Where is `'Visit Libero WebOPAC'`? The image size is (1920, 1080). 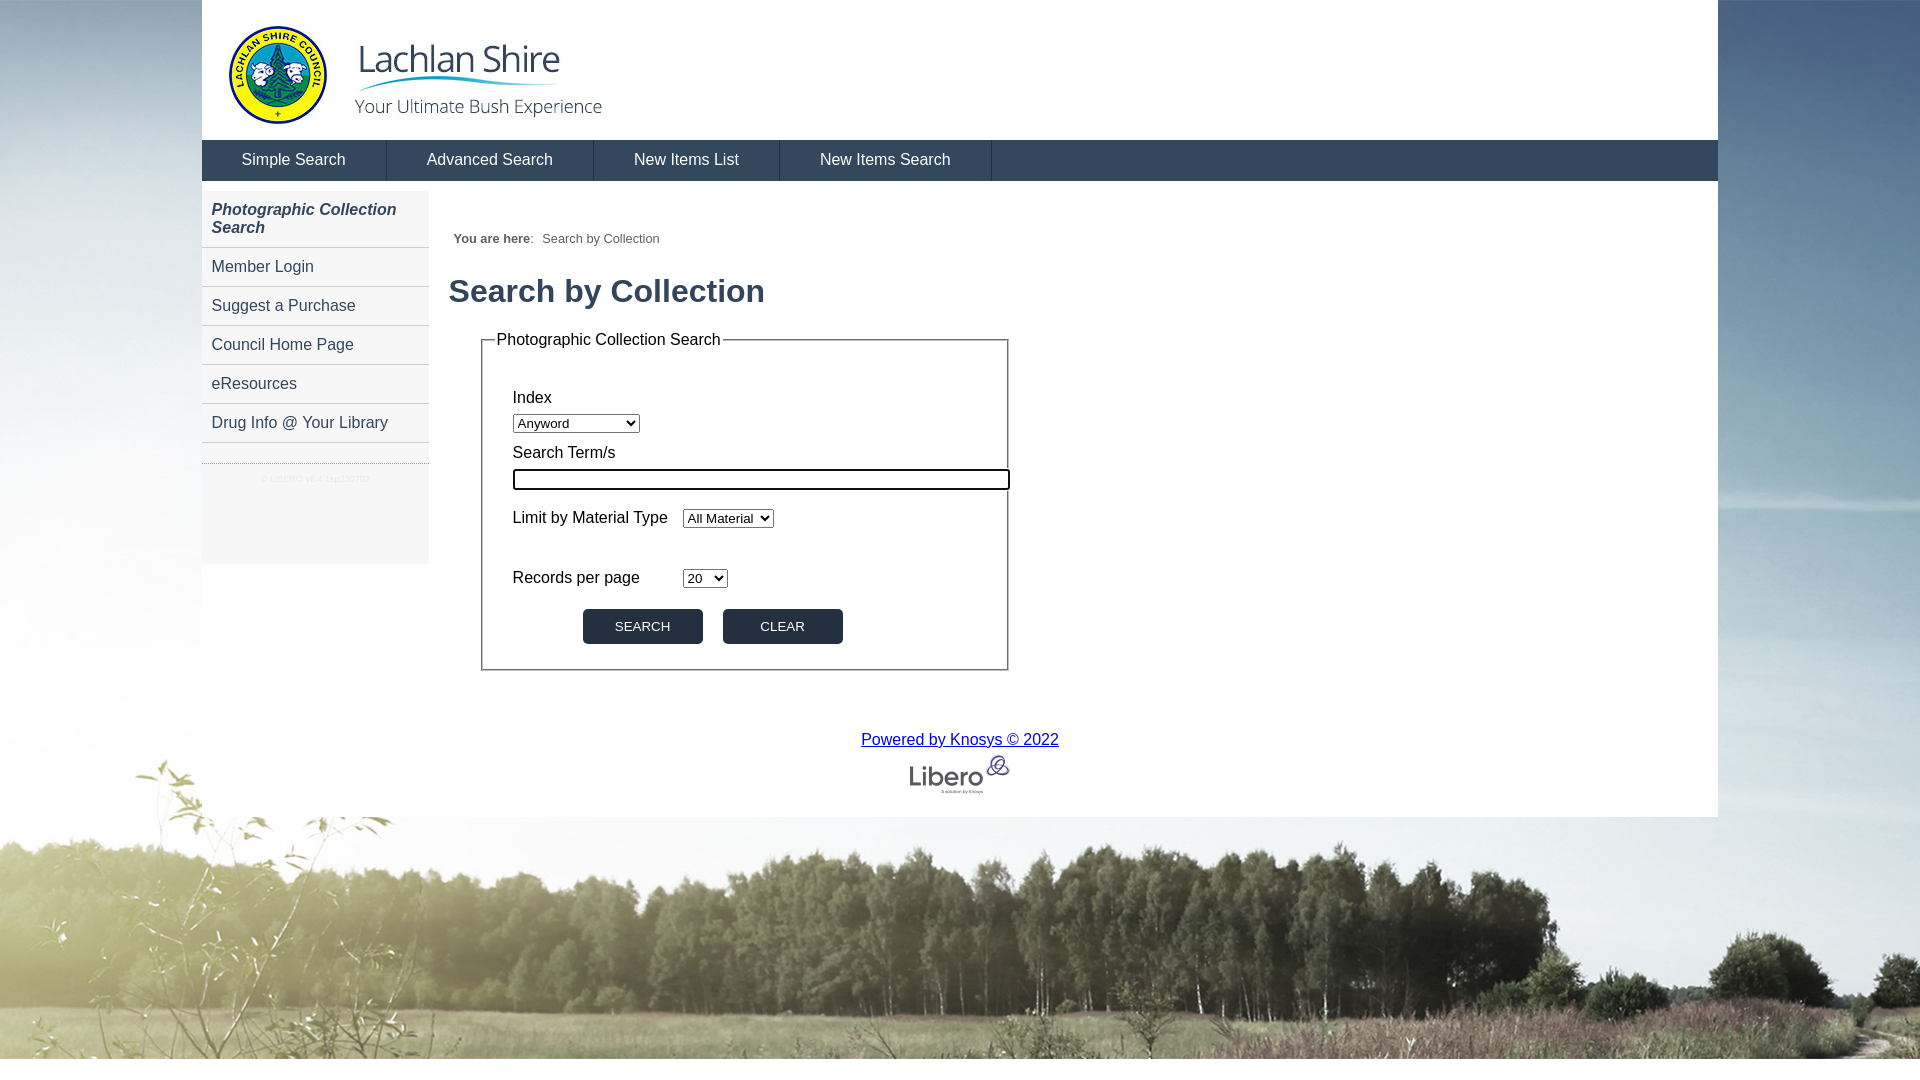 'Visit Libero WebOPAC' is located at coordinates (201, 68).